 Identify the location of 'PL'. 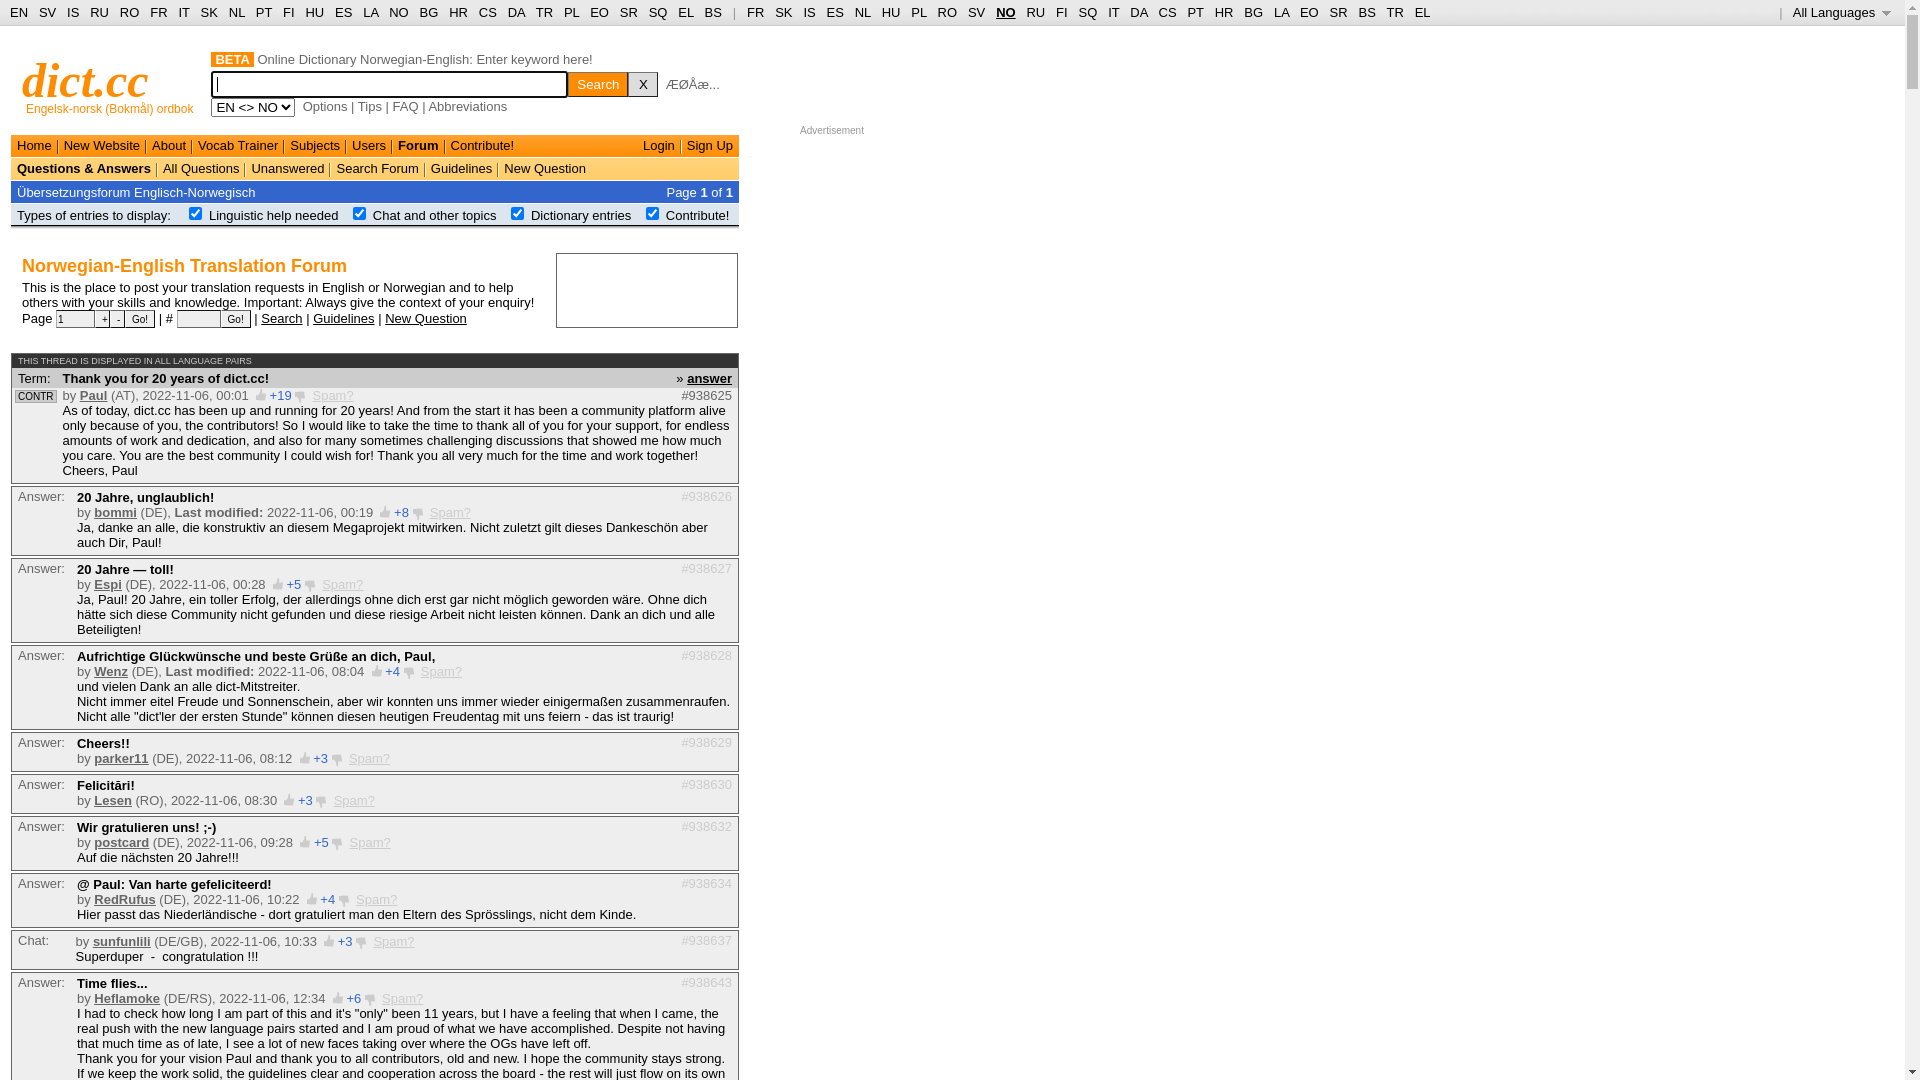
(917, 12).